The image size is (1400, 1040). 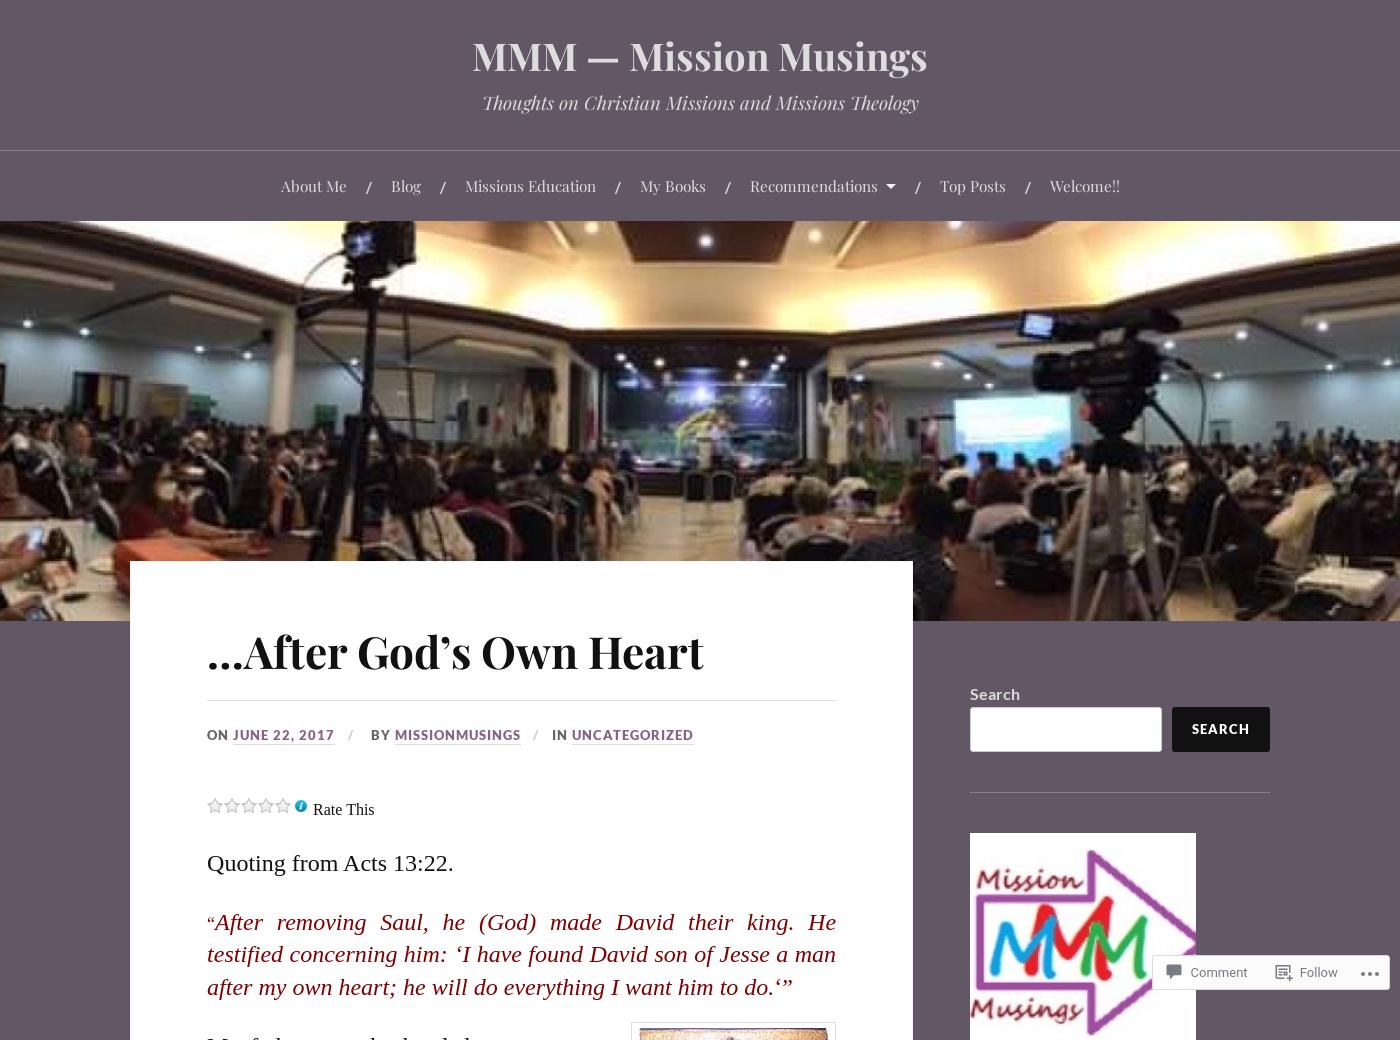 I want to click on 'After removing Saul, he (God) made David their king. He testified concerning him: ‘I have found David son of Jesse a man after my own heart; he will do everything I want him to do.', so click(x=521, y=953).